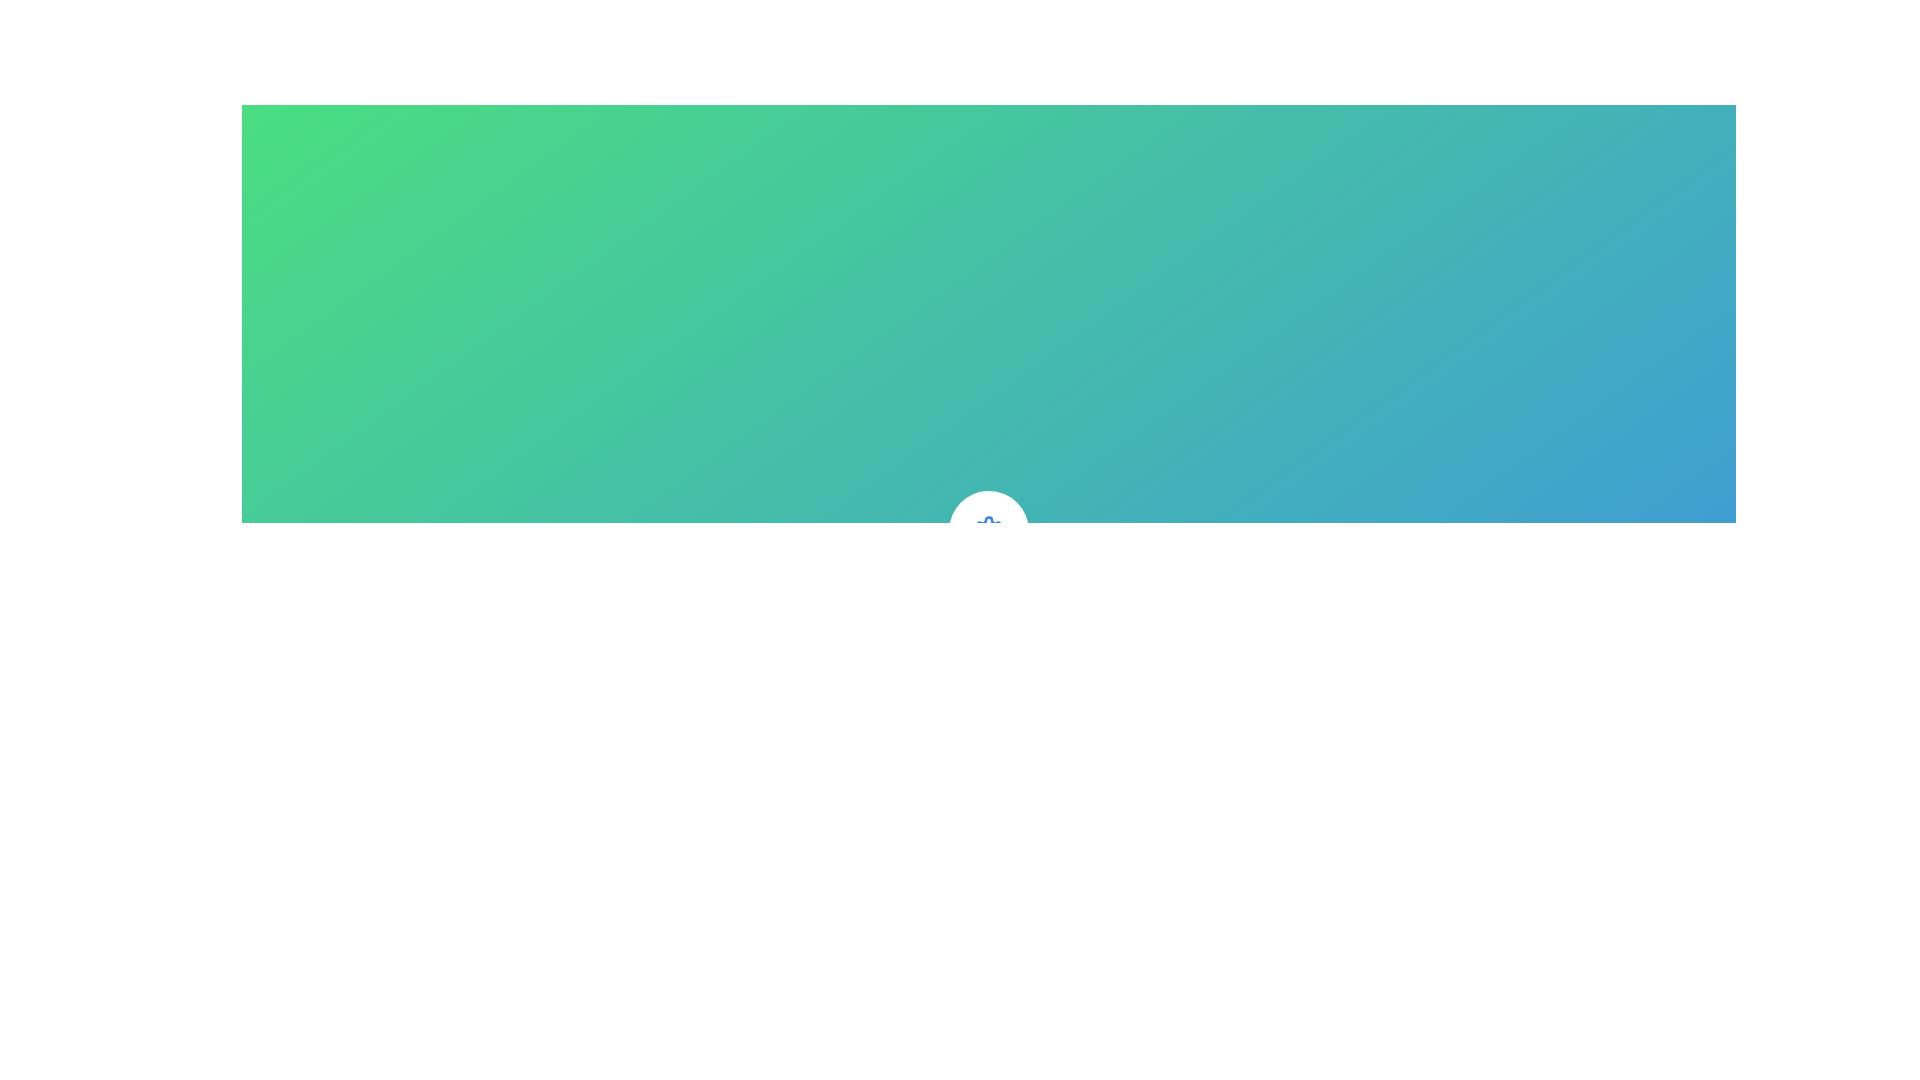 This screenshot has height=1080, width=1920. I want to click on the white circular icon button with a blue gear symbol in its center, so click(988, 530).